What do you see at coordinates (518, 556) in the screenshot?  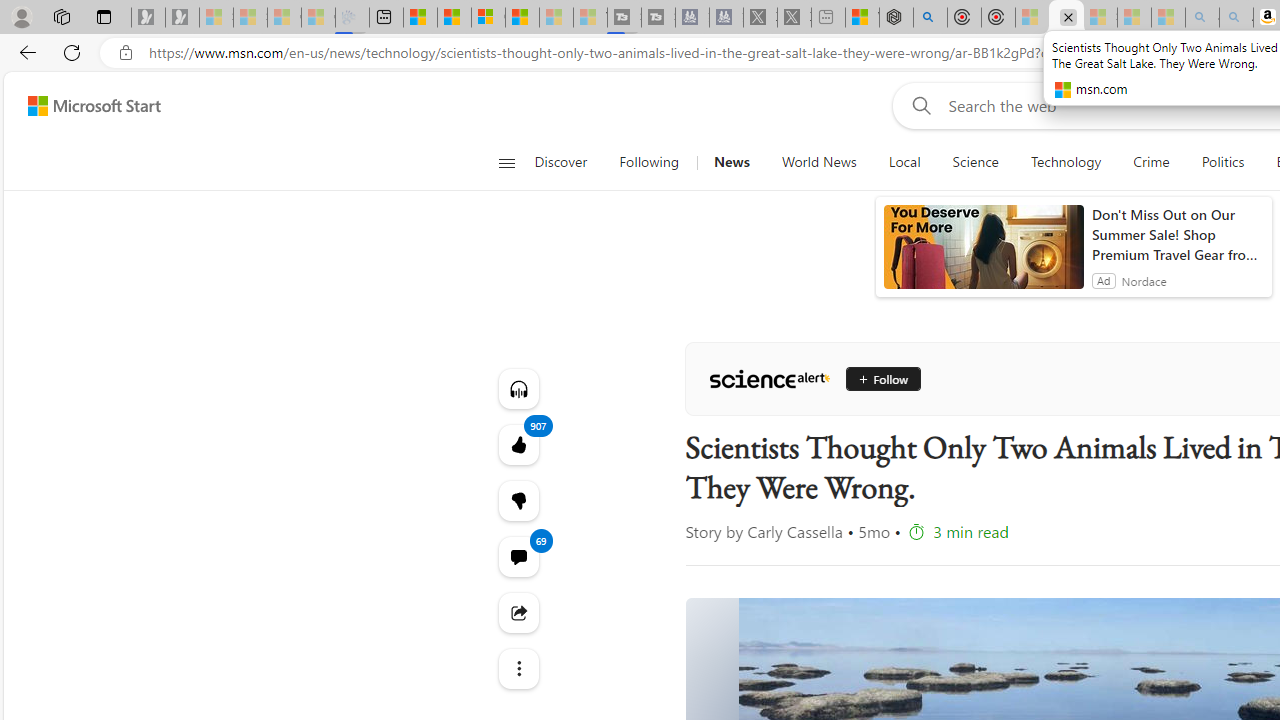 I see `'View comments 69 Comment'` at bounding box center [518, 556].